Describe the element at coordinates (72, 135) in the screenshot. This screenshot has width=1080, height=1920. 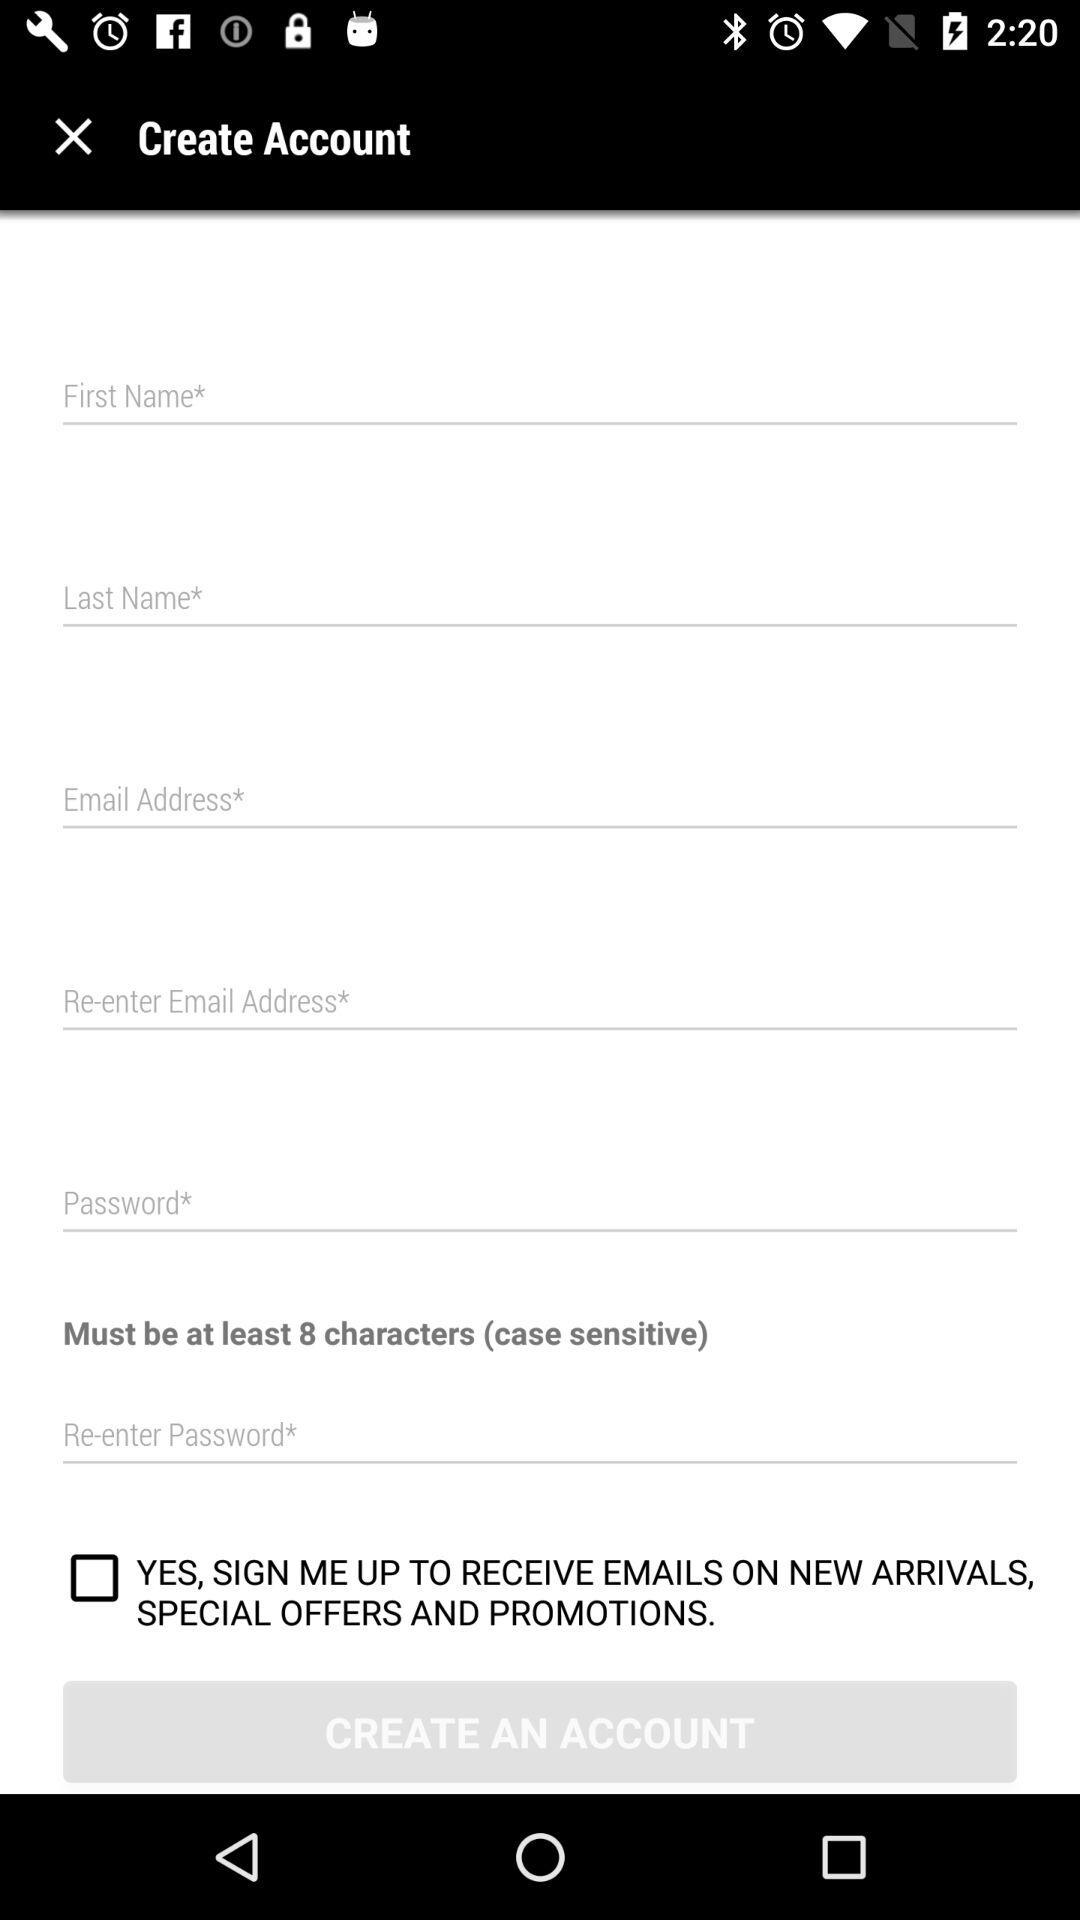
I see `section` at that location.